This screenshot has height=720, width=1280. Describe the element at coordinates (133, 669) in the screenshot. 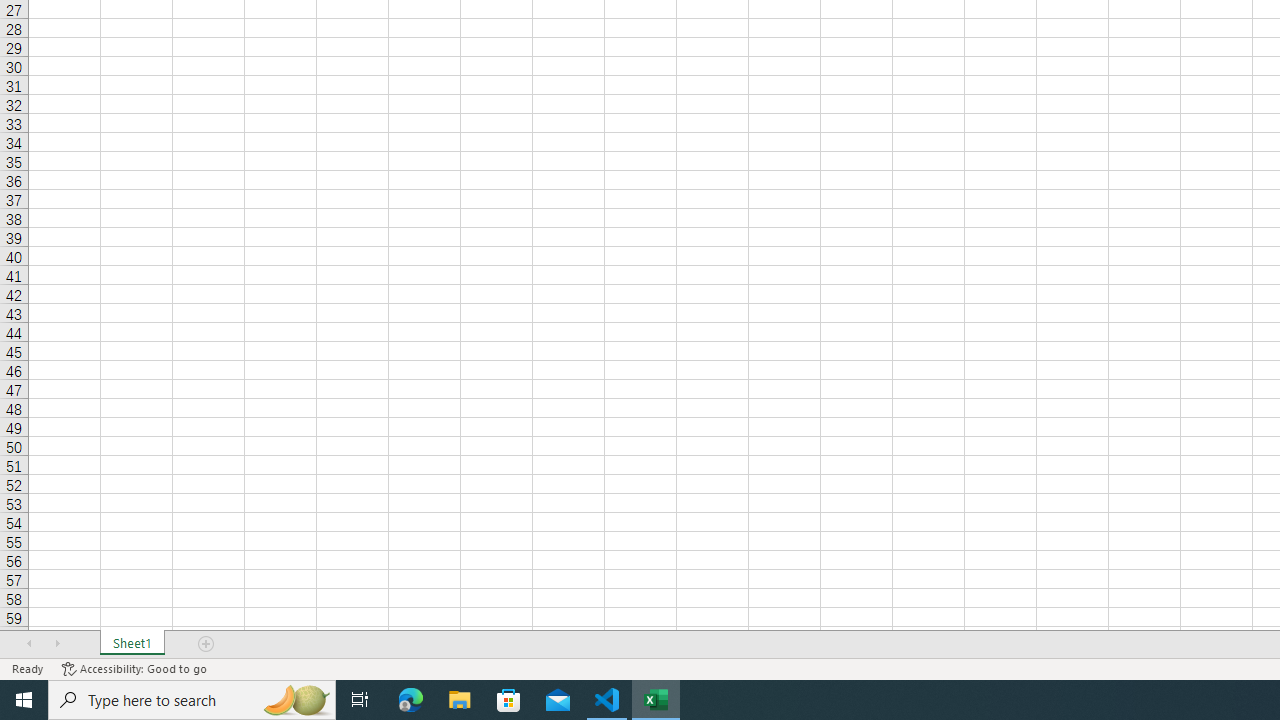

I see `'Accessibility Checker Accessibility: Good to go'` at that location.